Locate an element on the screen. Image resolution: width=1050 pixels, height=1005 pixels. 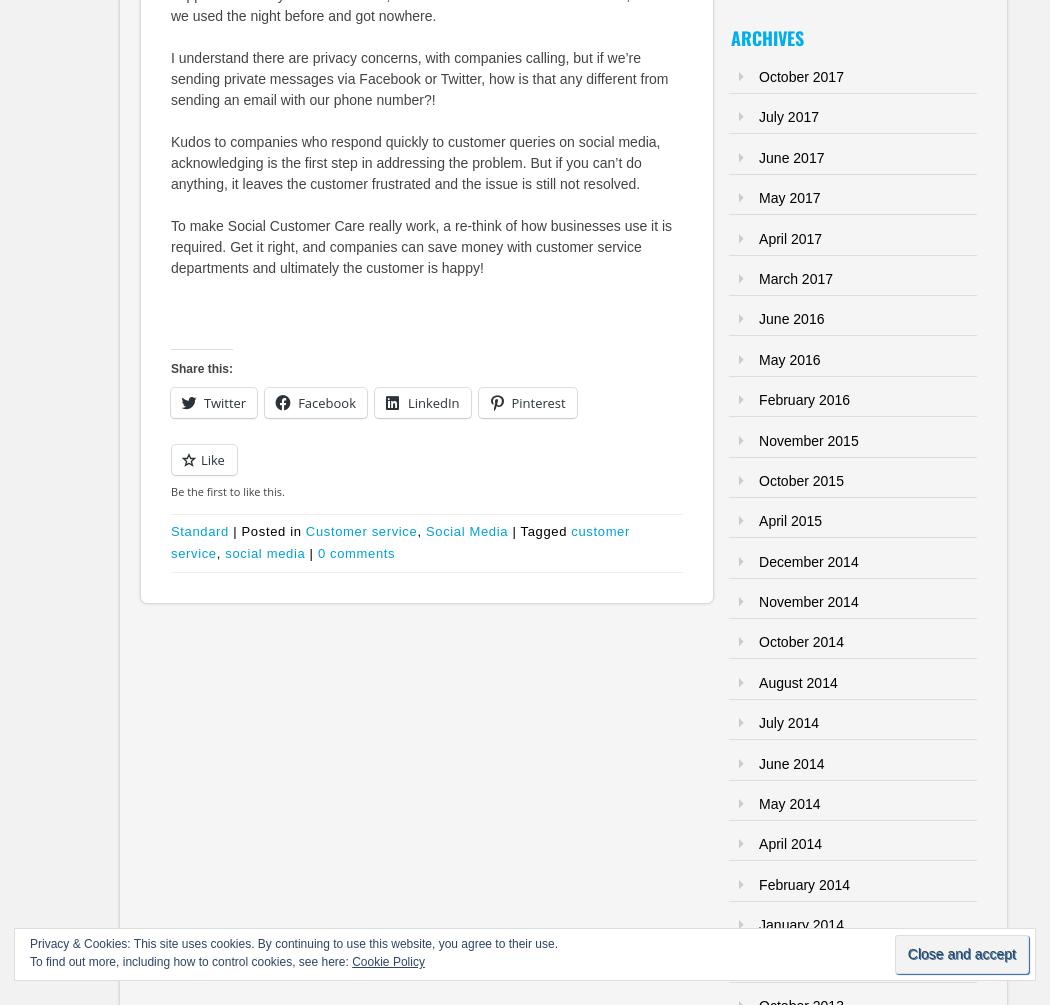
'LinkedIn' is located at coordinates (432, 403).